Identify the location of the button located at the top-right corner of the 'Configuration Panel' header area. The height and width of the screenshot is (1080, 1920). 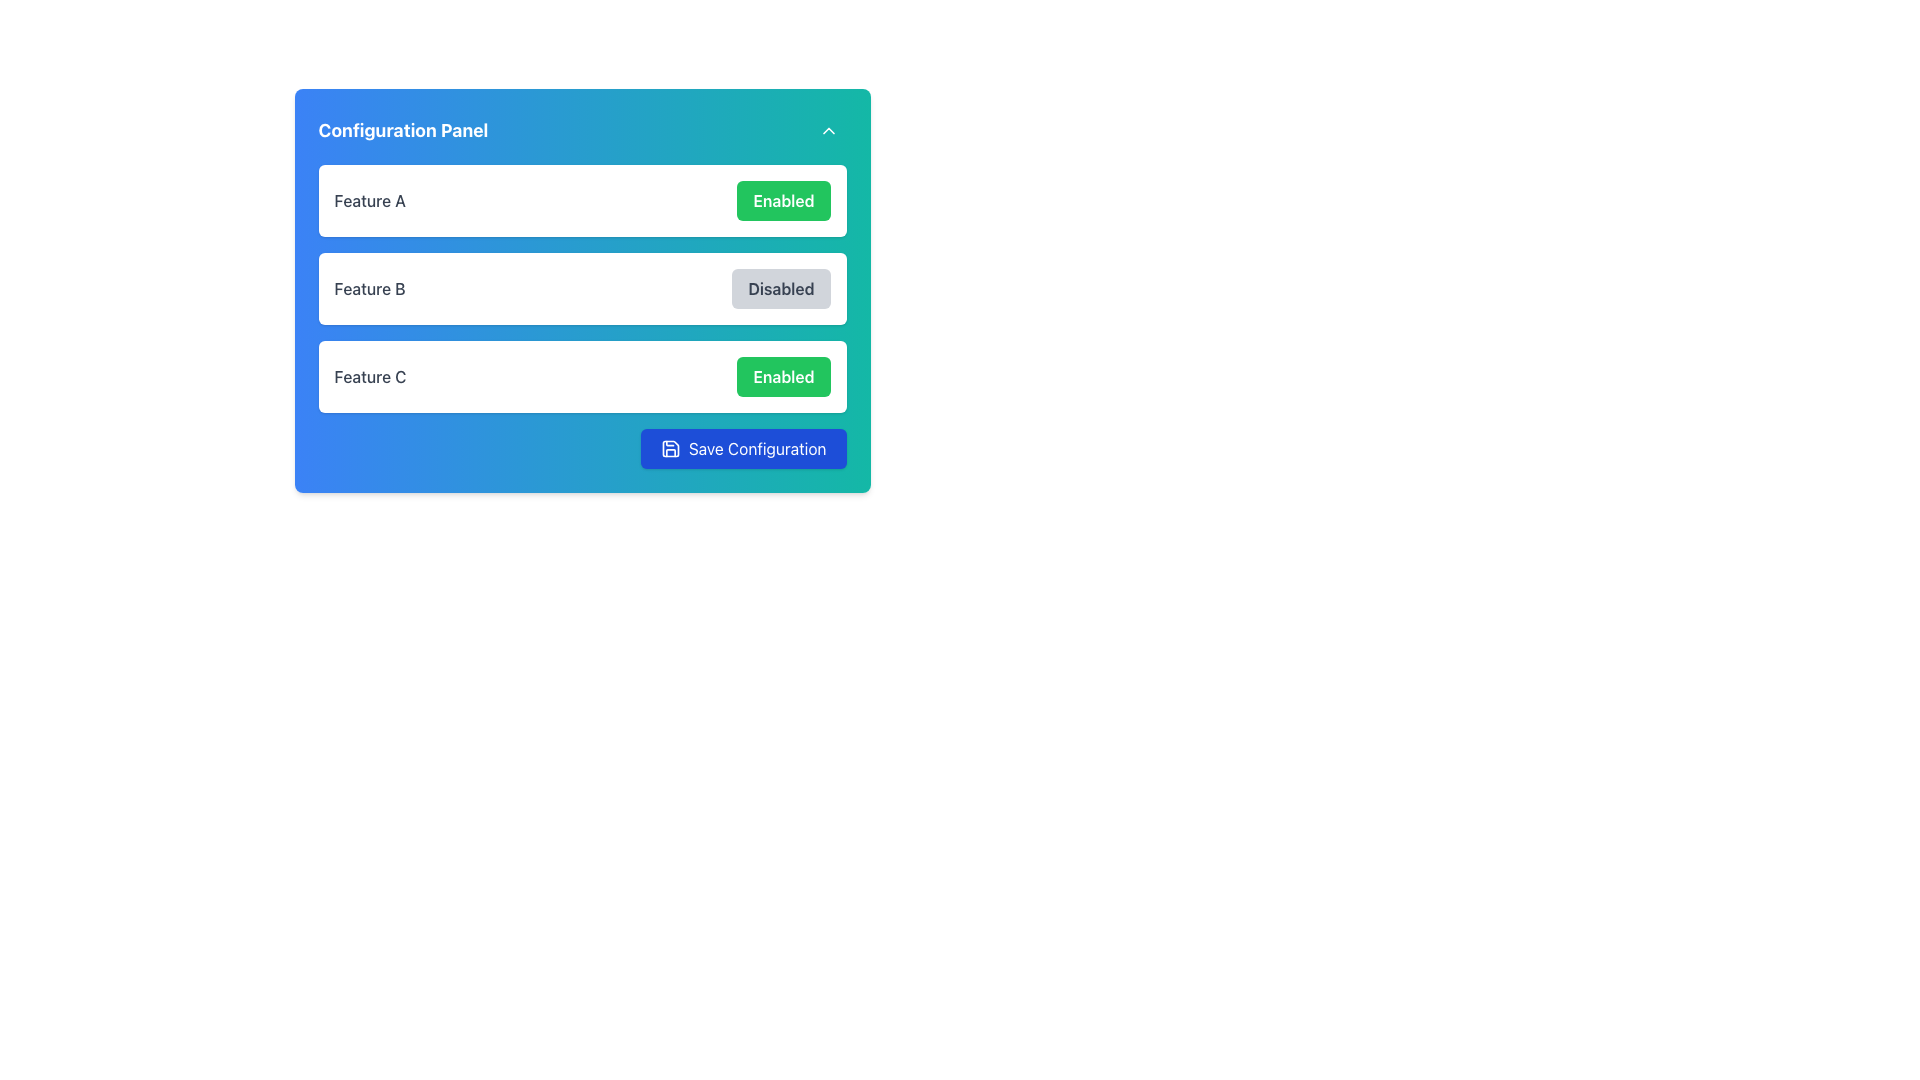
(828, 131).